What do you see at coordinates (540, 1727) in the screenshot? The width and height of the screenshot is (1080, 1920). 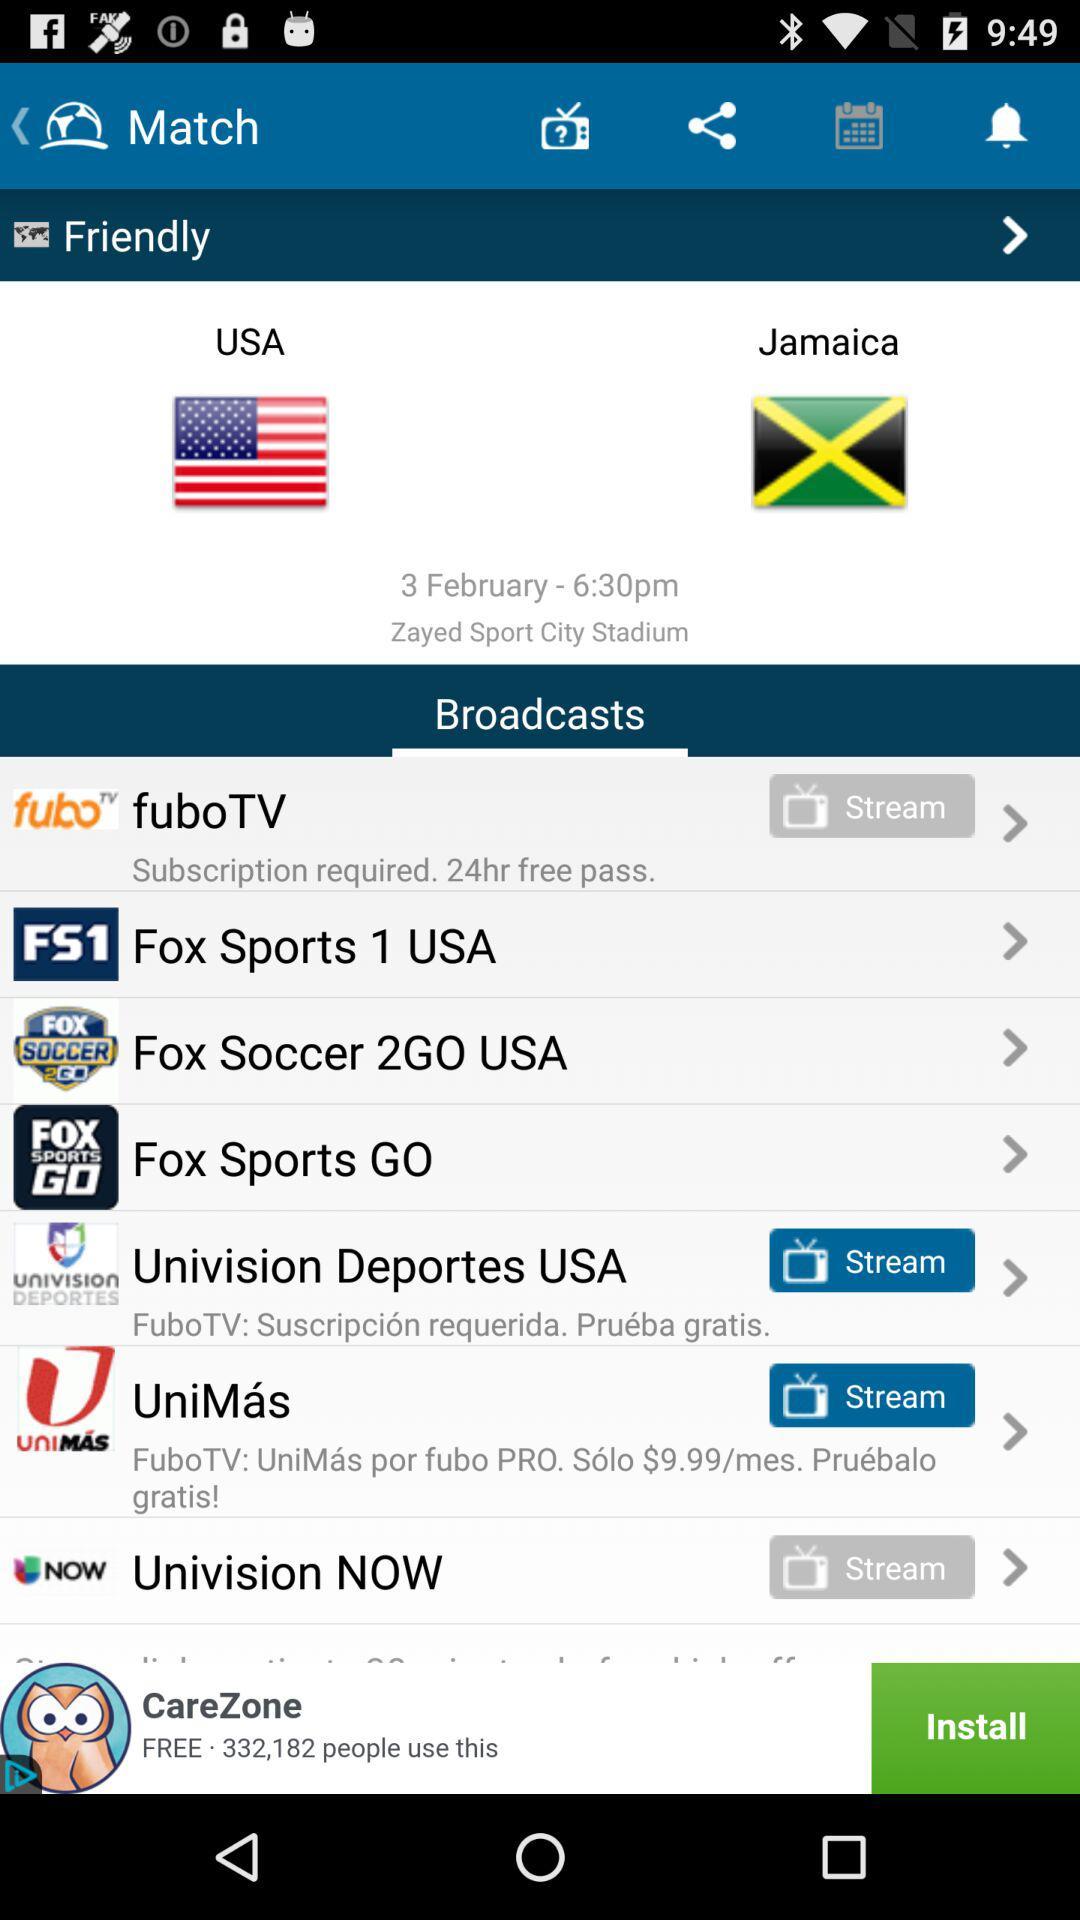 I see `the advertisement` at bounding box center [540, 1727].